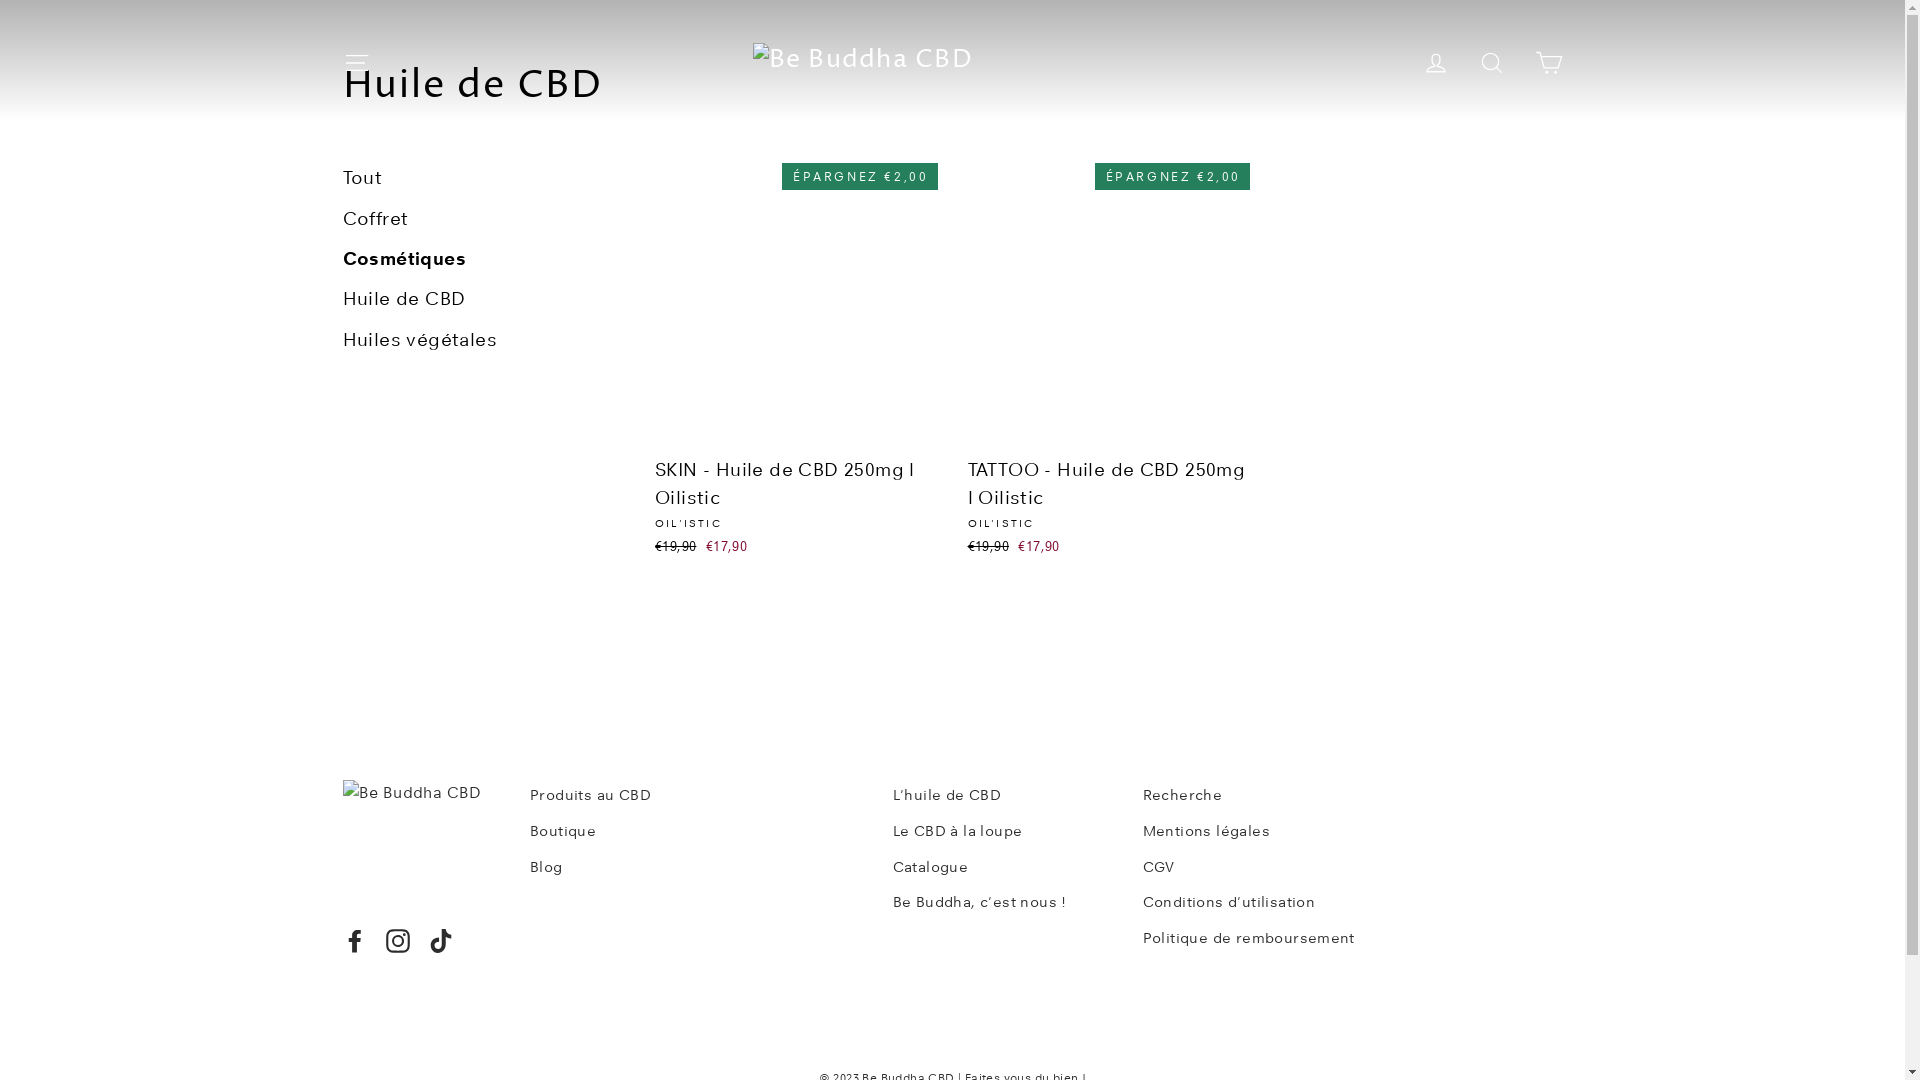  Describe the element at coordinates (0, 0) in the screenshot. I see `'Passer au contenu'` at that location.